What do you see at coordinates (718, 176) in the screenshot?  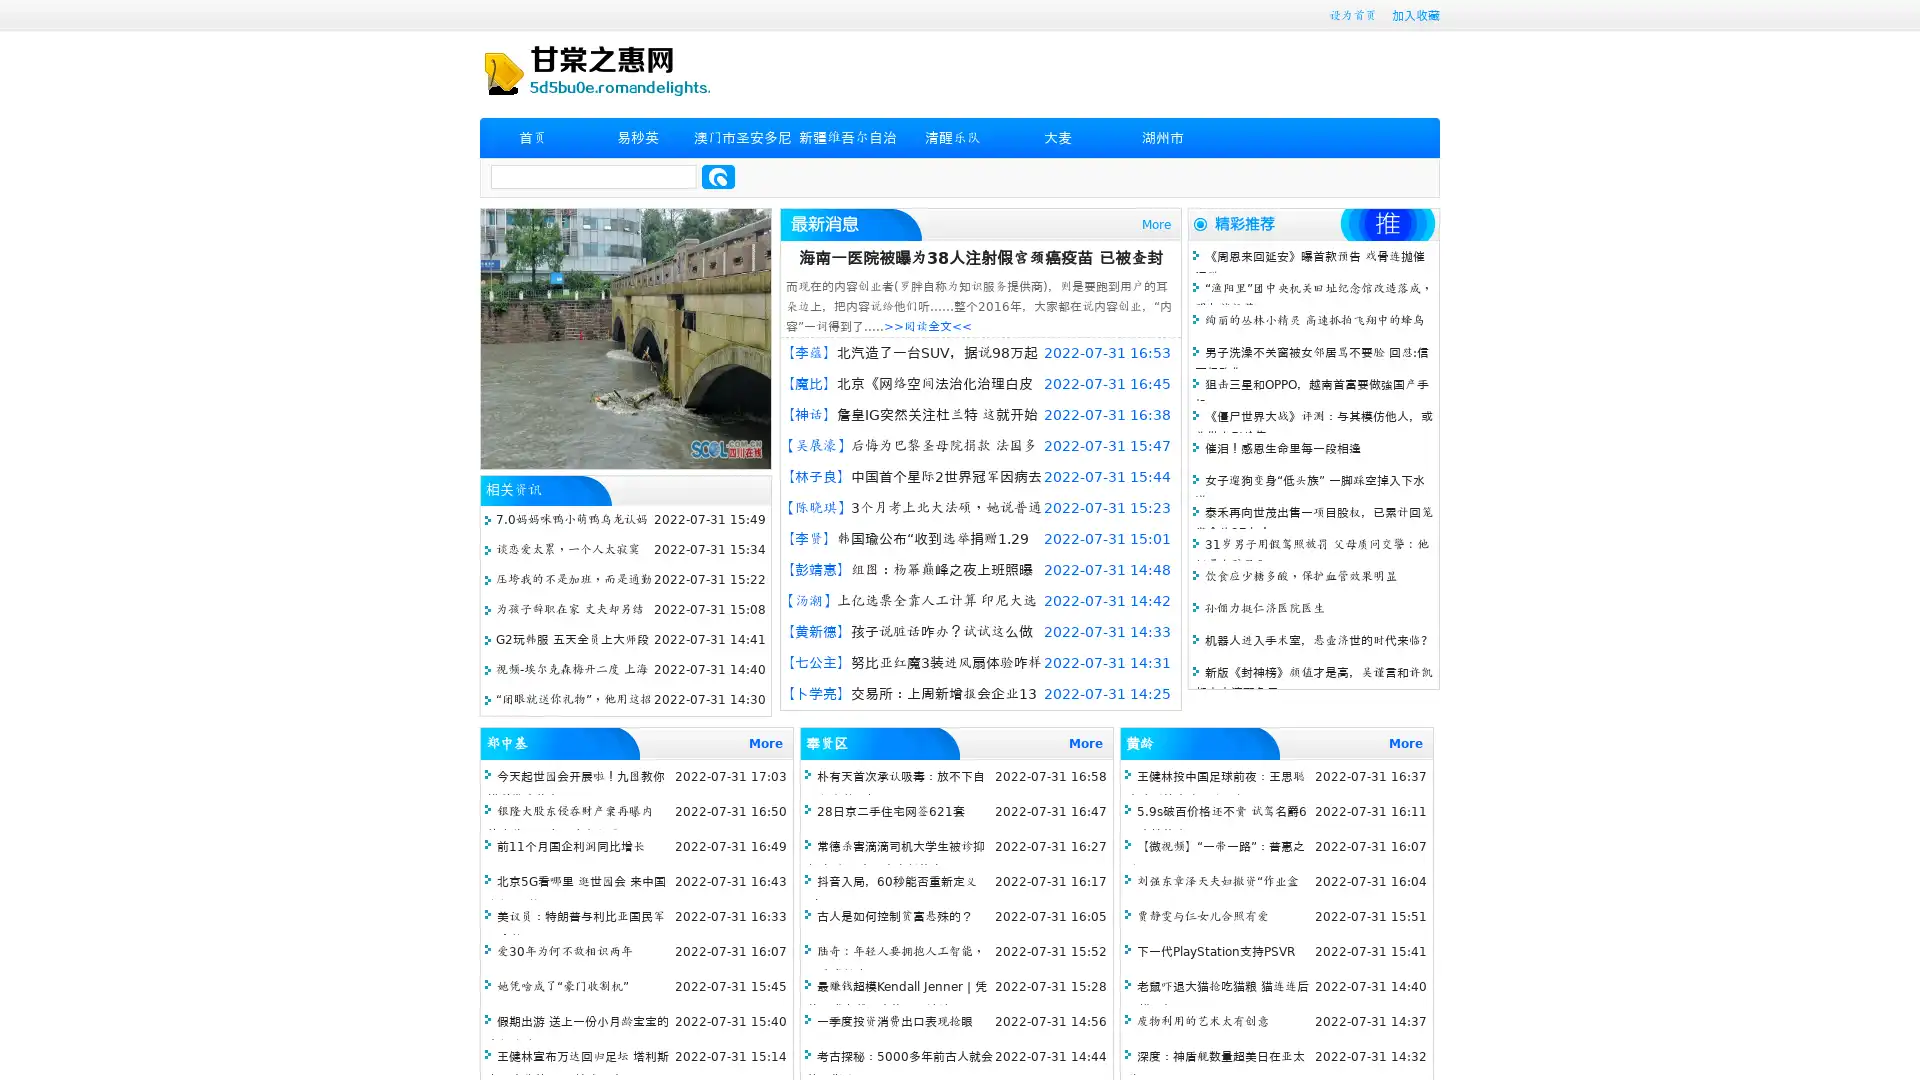 I see `Search` at bounding box center [718, 176].